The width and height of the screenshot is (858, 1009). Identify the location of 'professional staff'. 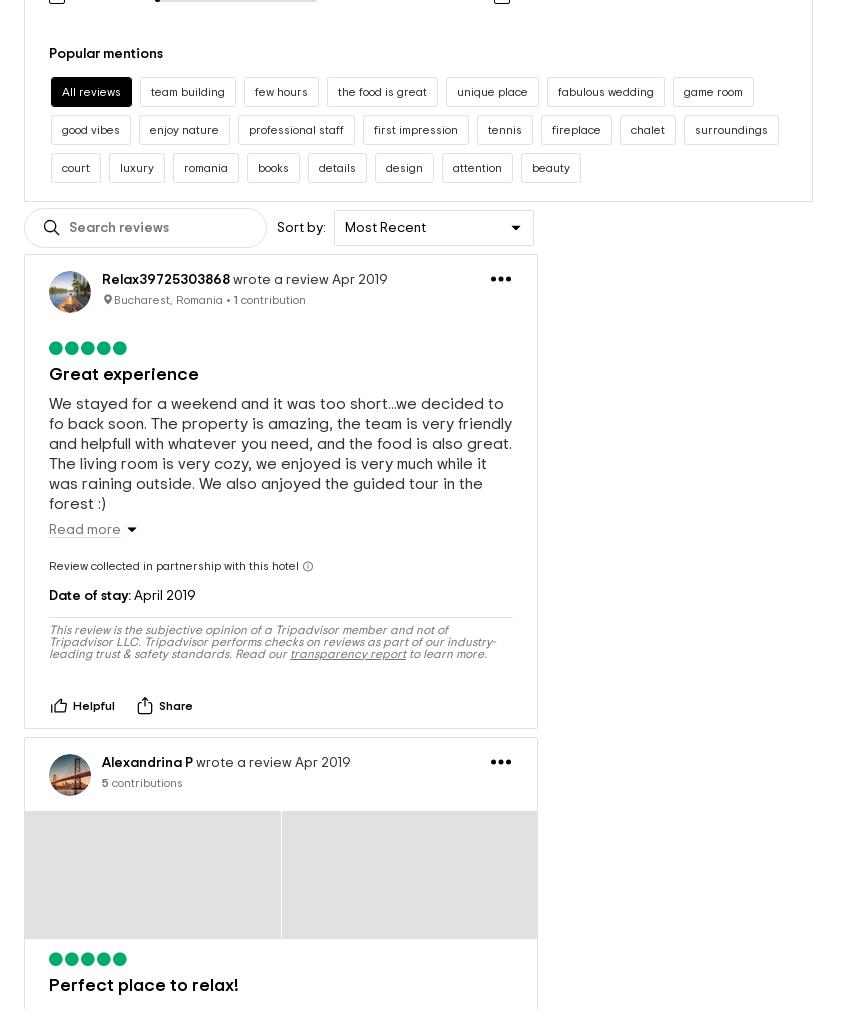
(296, 107).